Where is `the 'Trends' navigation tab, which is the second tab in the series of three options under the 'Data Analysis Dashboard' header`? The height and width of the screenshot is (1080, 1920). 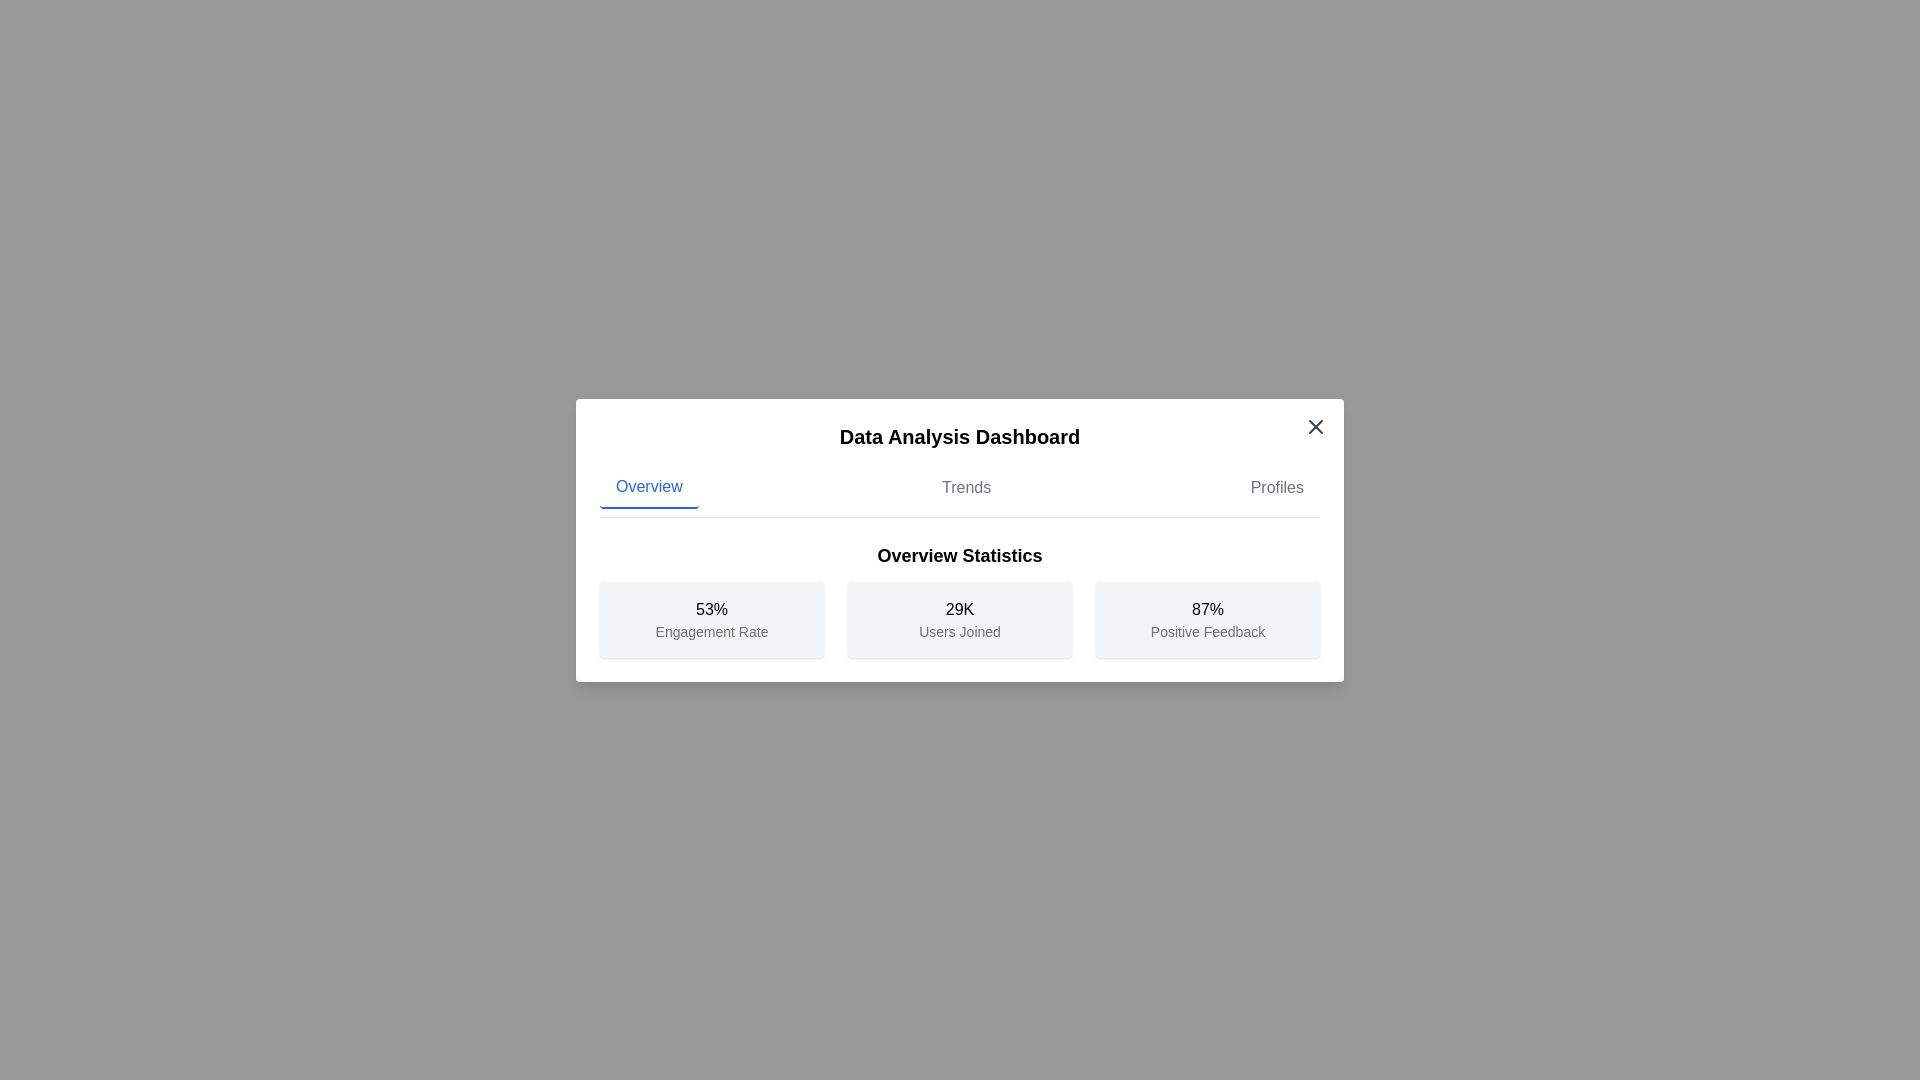 the 'Trends' navigation tab, which is the second tab in the series of three options under the 'Data Analysis Dashboard' header is located at coordinates (966, 487).